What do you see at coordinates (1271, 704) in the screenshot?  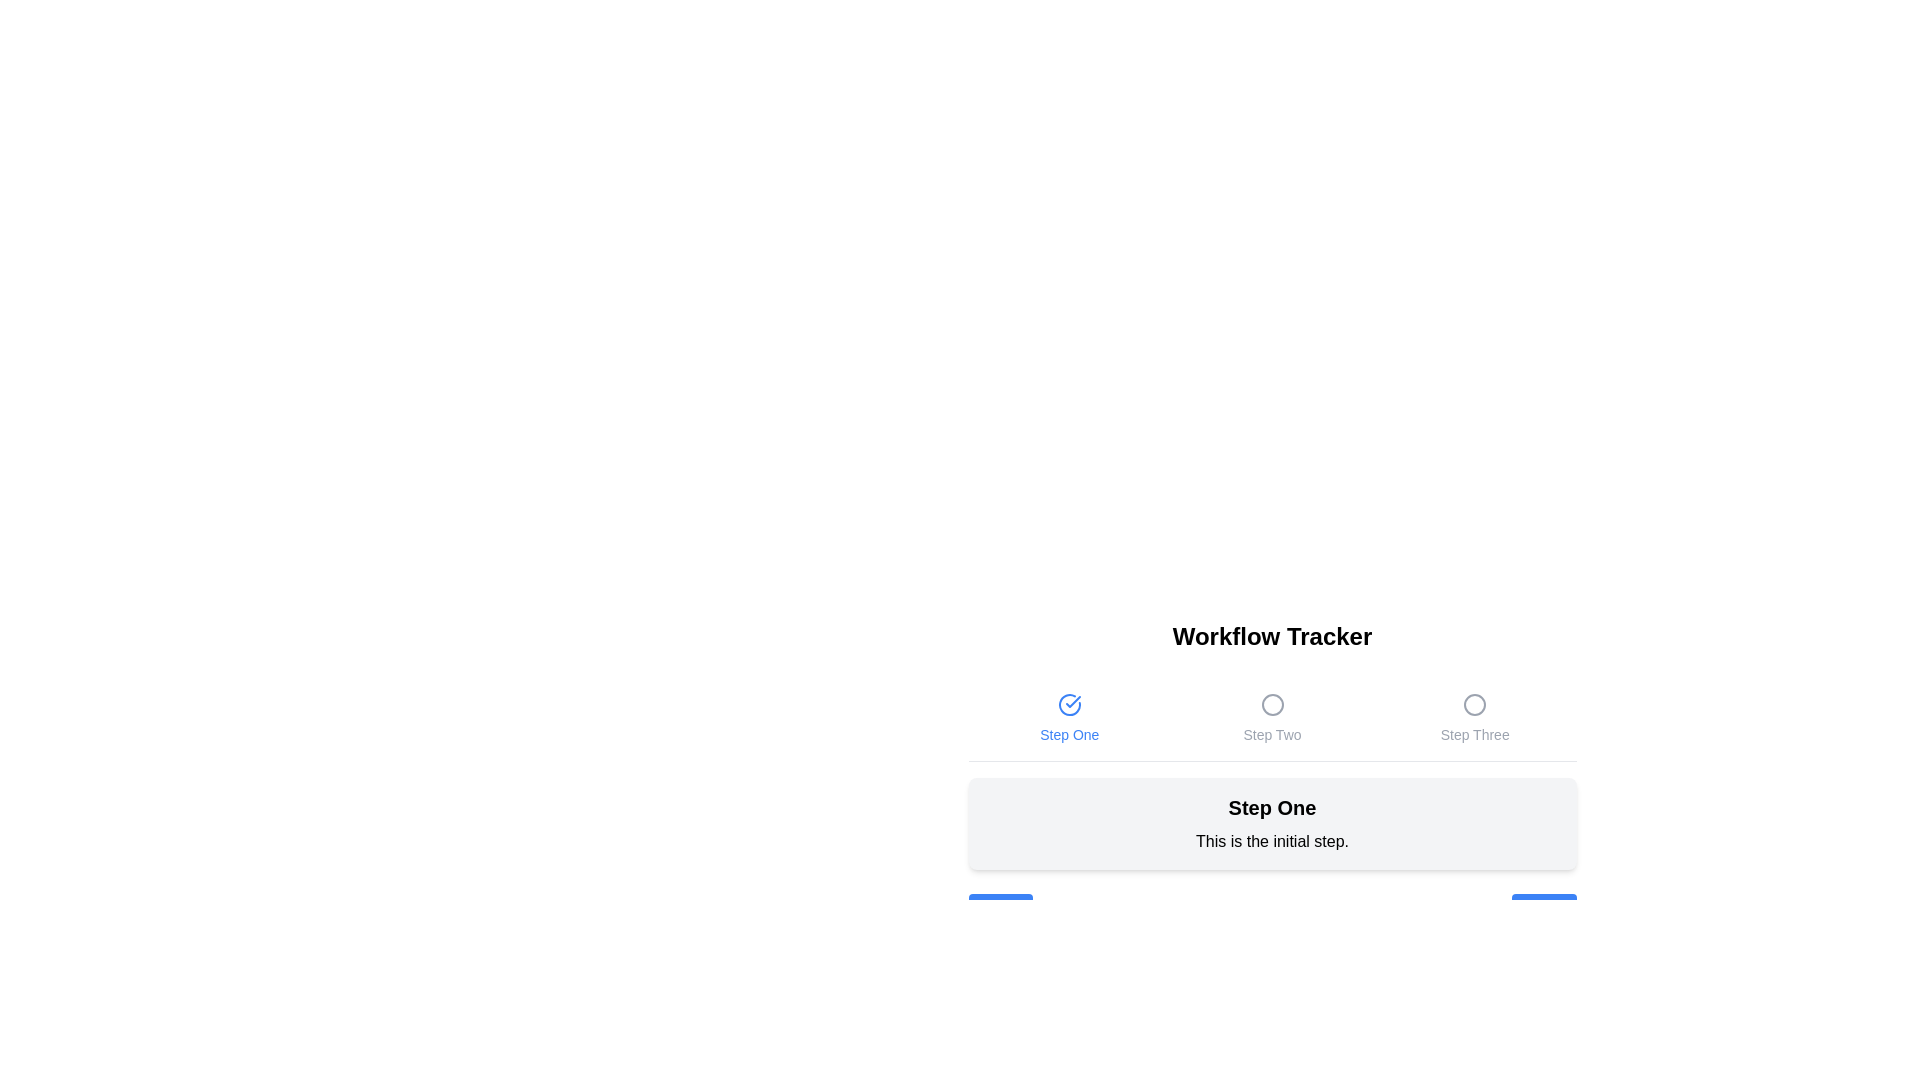 I see `the circular icon labeled 'Step Two' to indicate progress` at bounding box center [1271, 704].